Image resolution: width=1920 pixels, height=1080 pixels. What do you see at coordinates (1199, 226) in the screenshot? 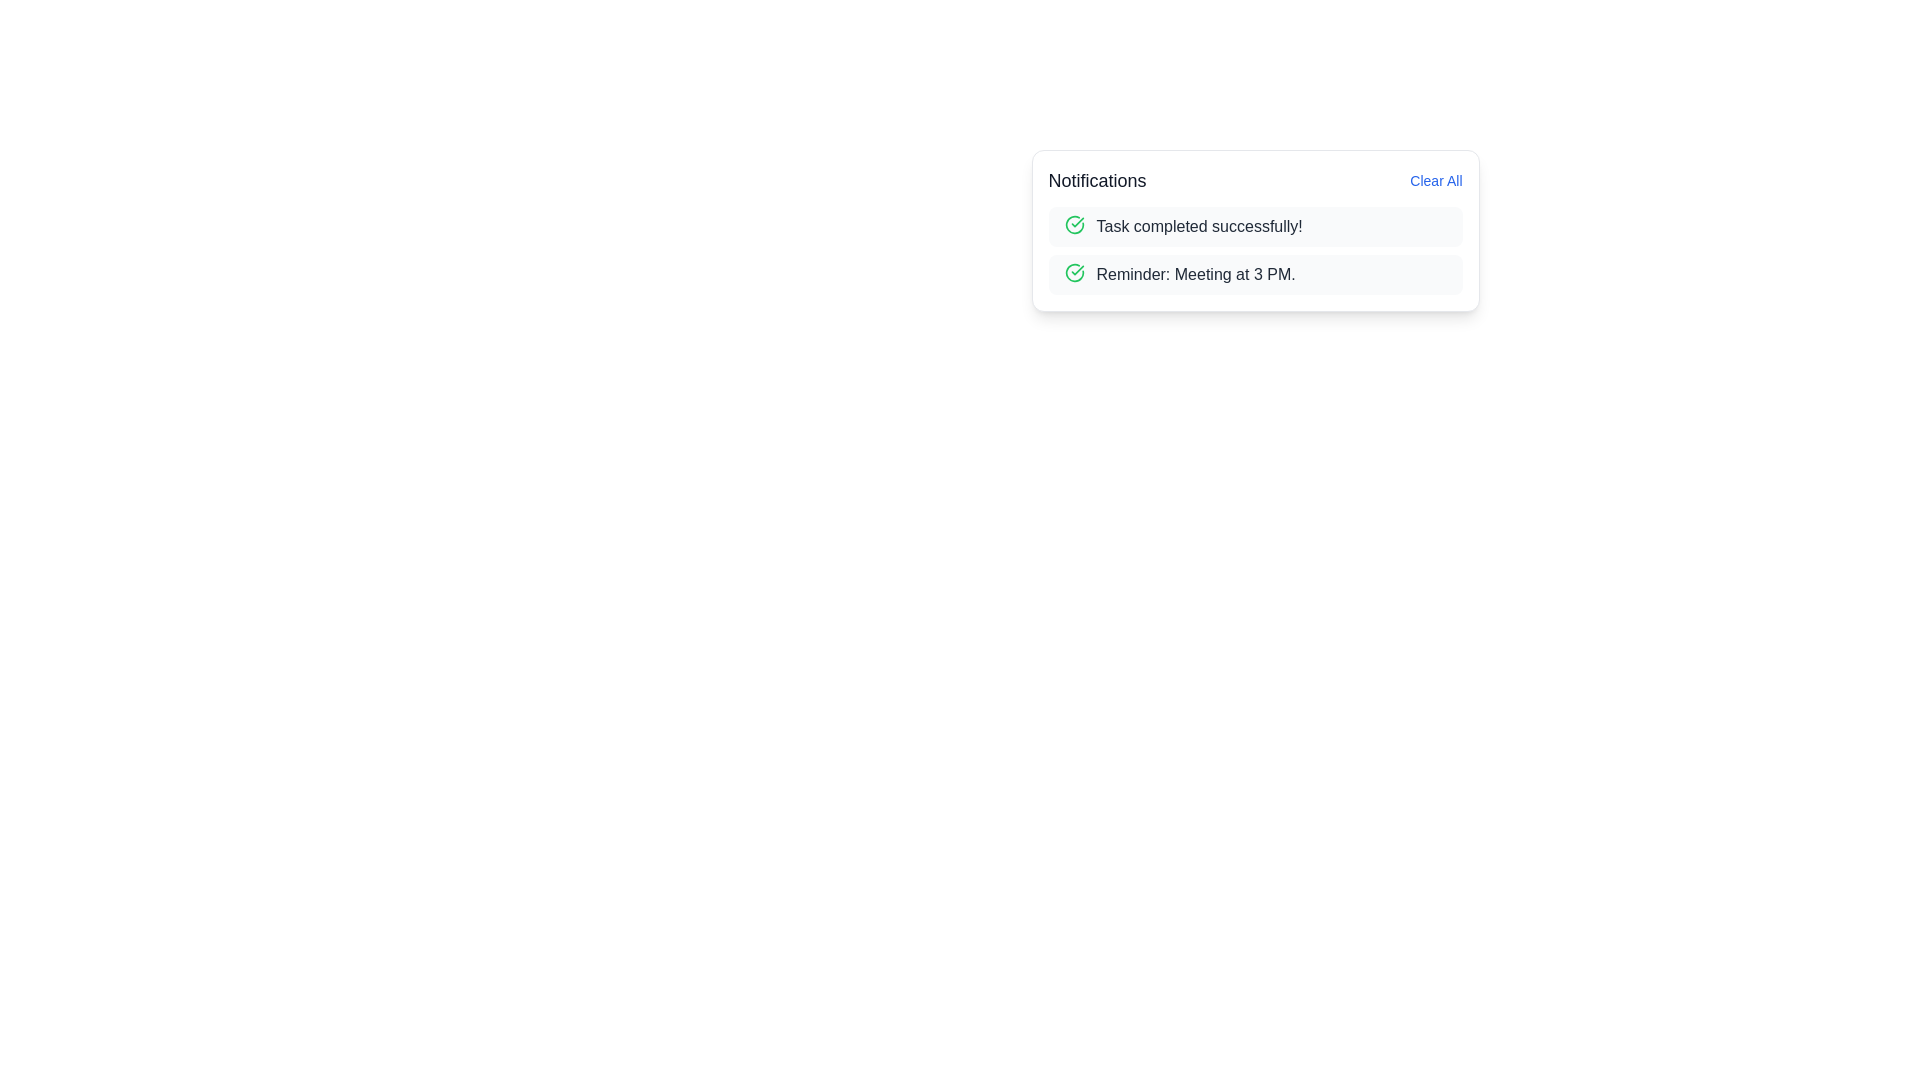
I see `the text label displaying 'Task completed successfully!' in the notification UI panel` at bounding box center [1199, 226].